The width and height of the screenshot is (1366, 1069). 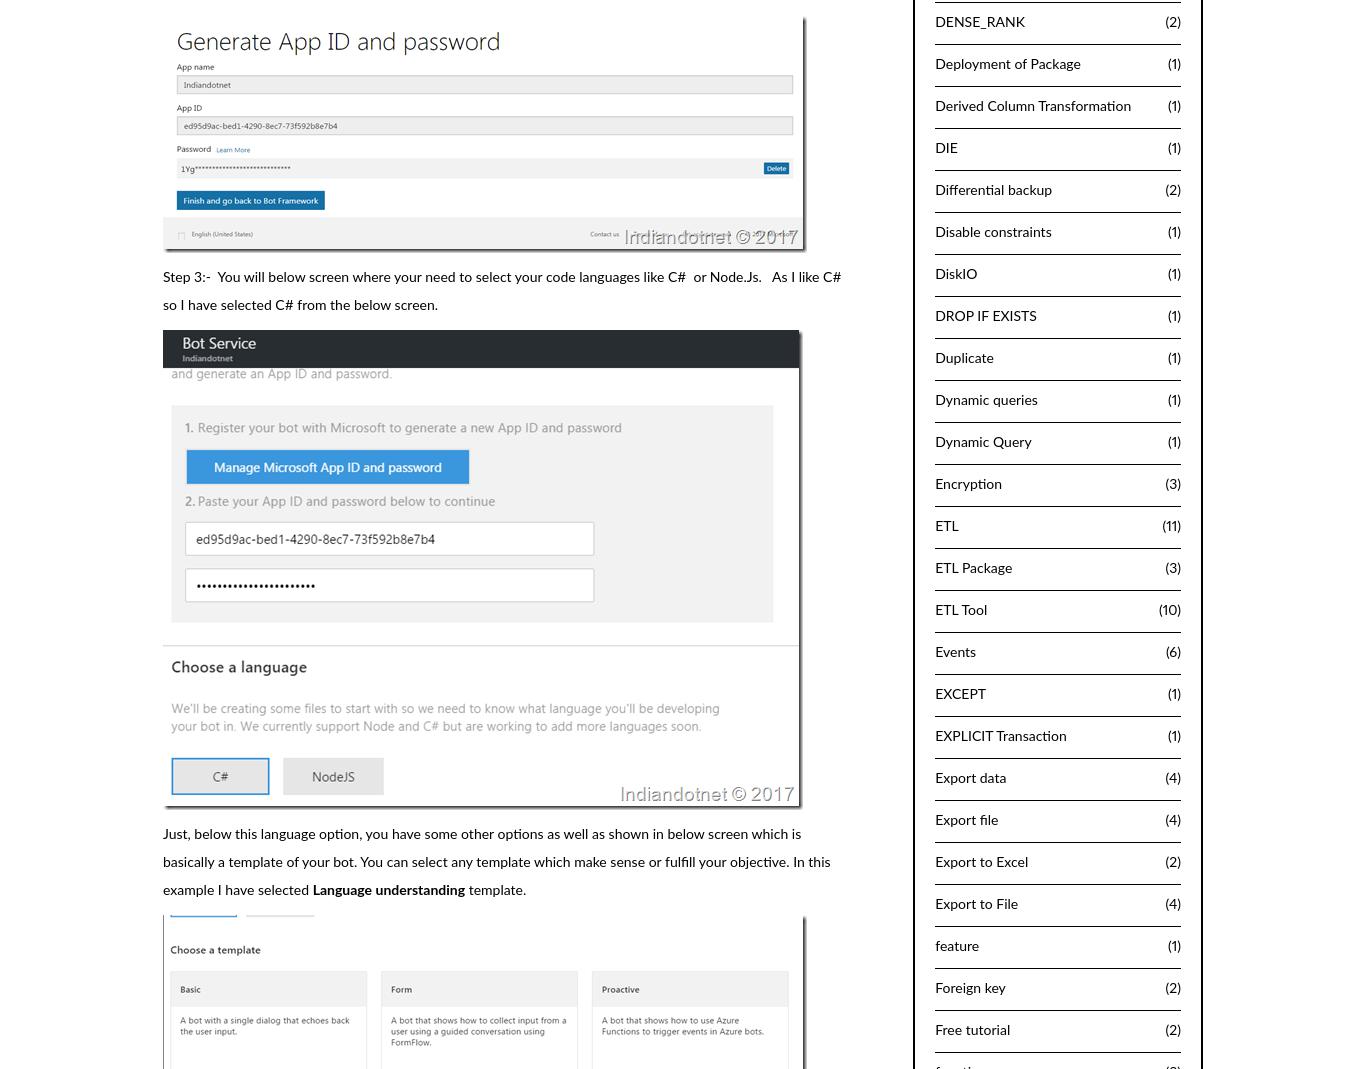 I want to click on 'Step 3:-  You will below screen where your need to select your code languages like C#  or Node.Js.   As I like C# so I have selected C# from the below screen.', so click(x=501, y=289).